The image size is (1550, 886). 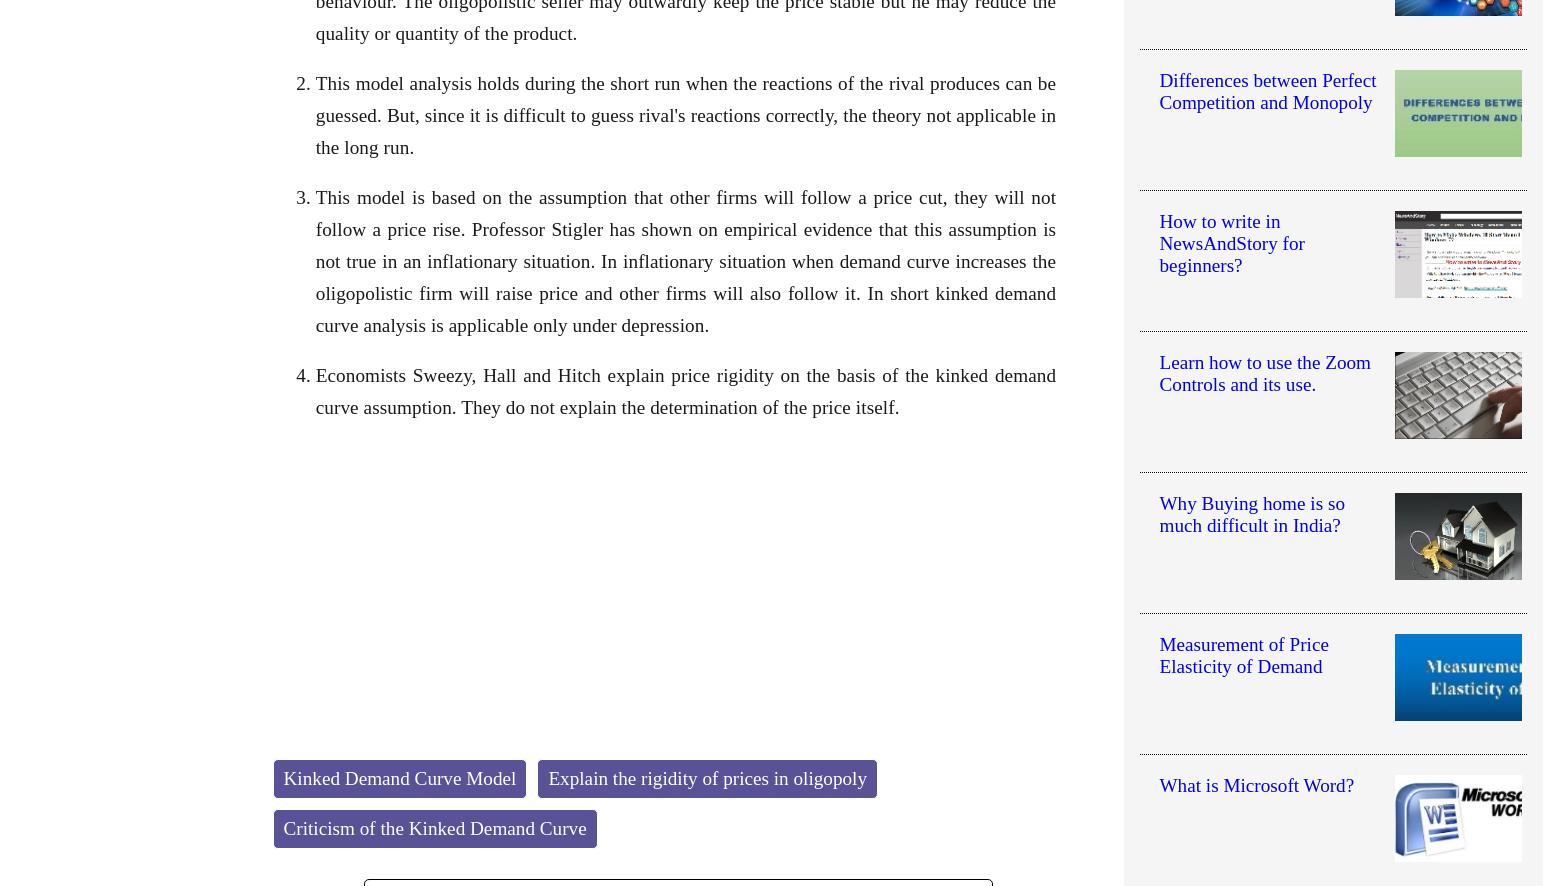 What do you see at coordinates (684, 259) in the screenshot?
I see `'This model is based on the assumption that other firms will follow a price cut, they will not follow a price rise. Professor Stigler has shown on empirical evidence that this assumption is not true in an inflationary situation. In inflationary situation when demand curve increases the oligopolistic firm will raise price and other firms will also follow it. In short kinked demand curve analysis is applicable only under depression.'` at bounding box center [684, 259].